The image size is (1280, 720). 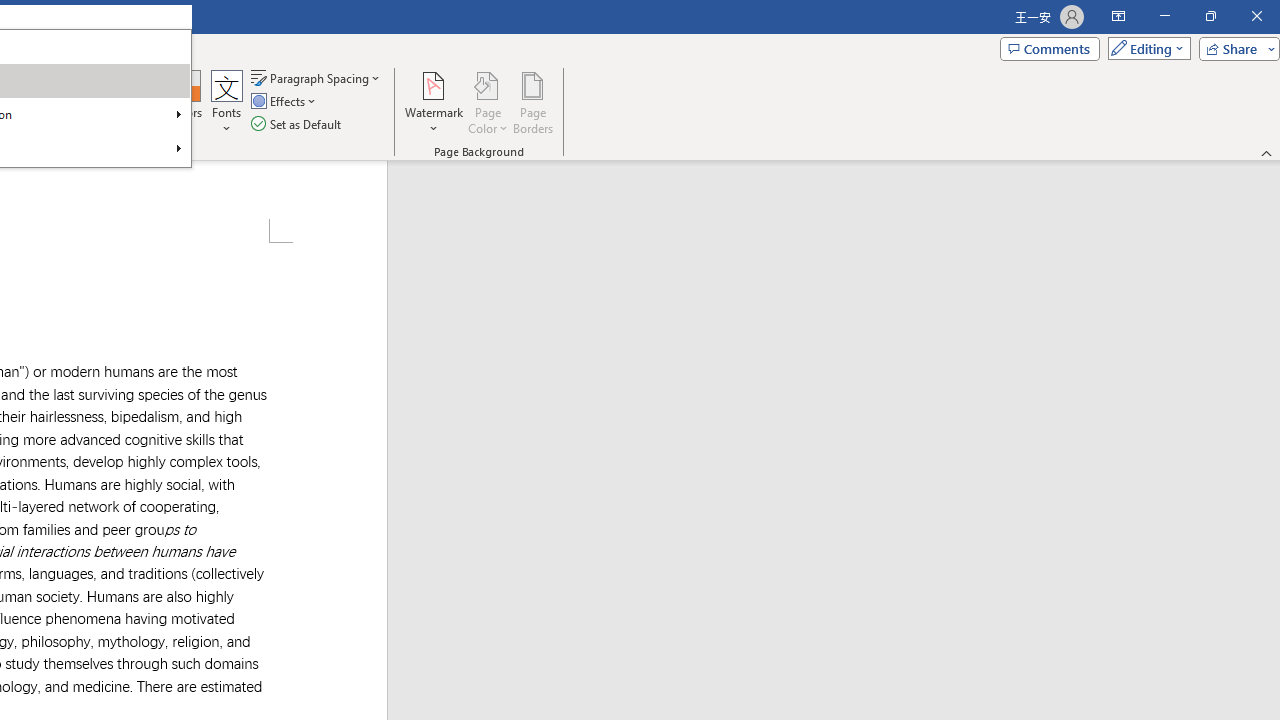 What do you see at coordinates (152, 79) in the screenshot?
I see `'Row up'` at bounding box center [152, 79].